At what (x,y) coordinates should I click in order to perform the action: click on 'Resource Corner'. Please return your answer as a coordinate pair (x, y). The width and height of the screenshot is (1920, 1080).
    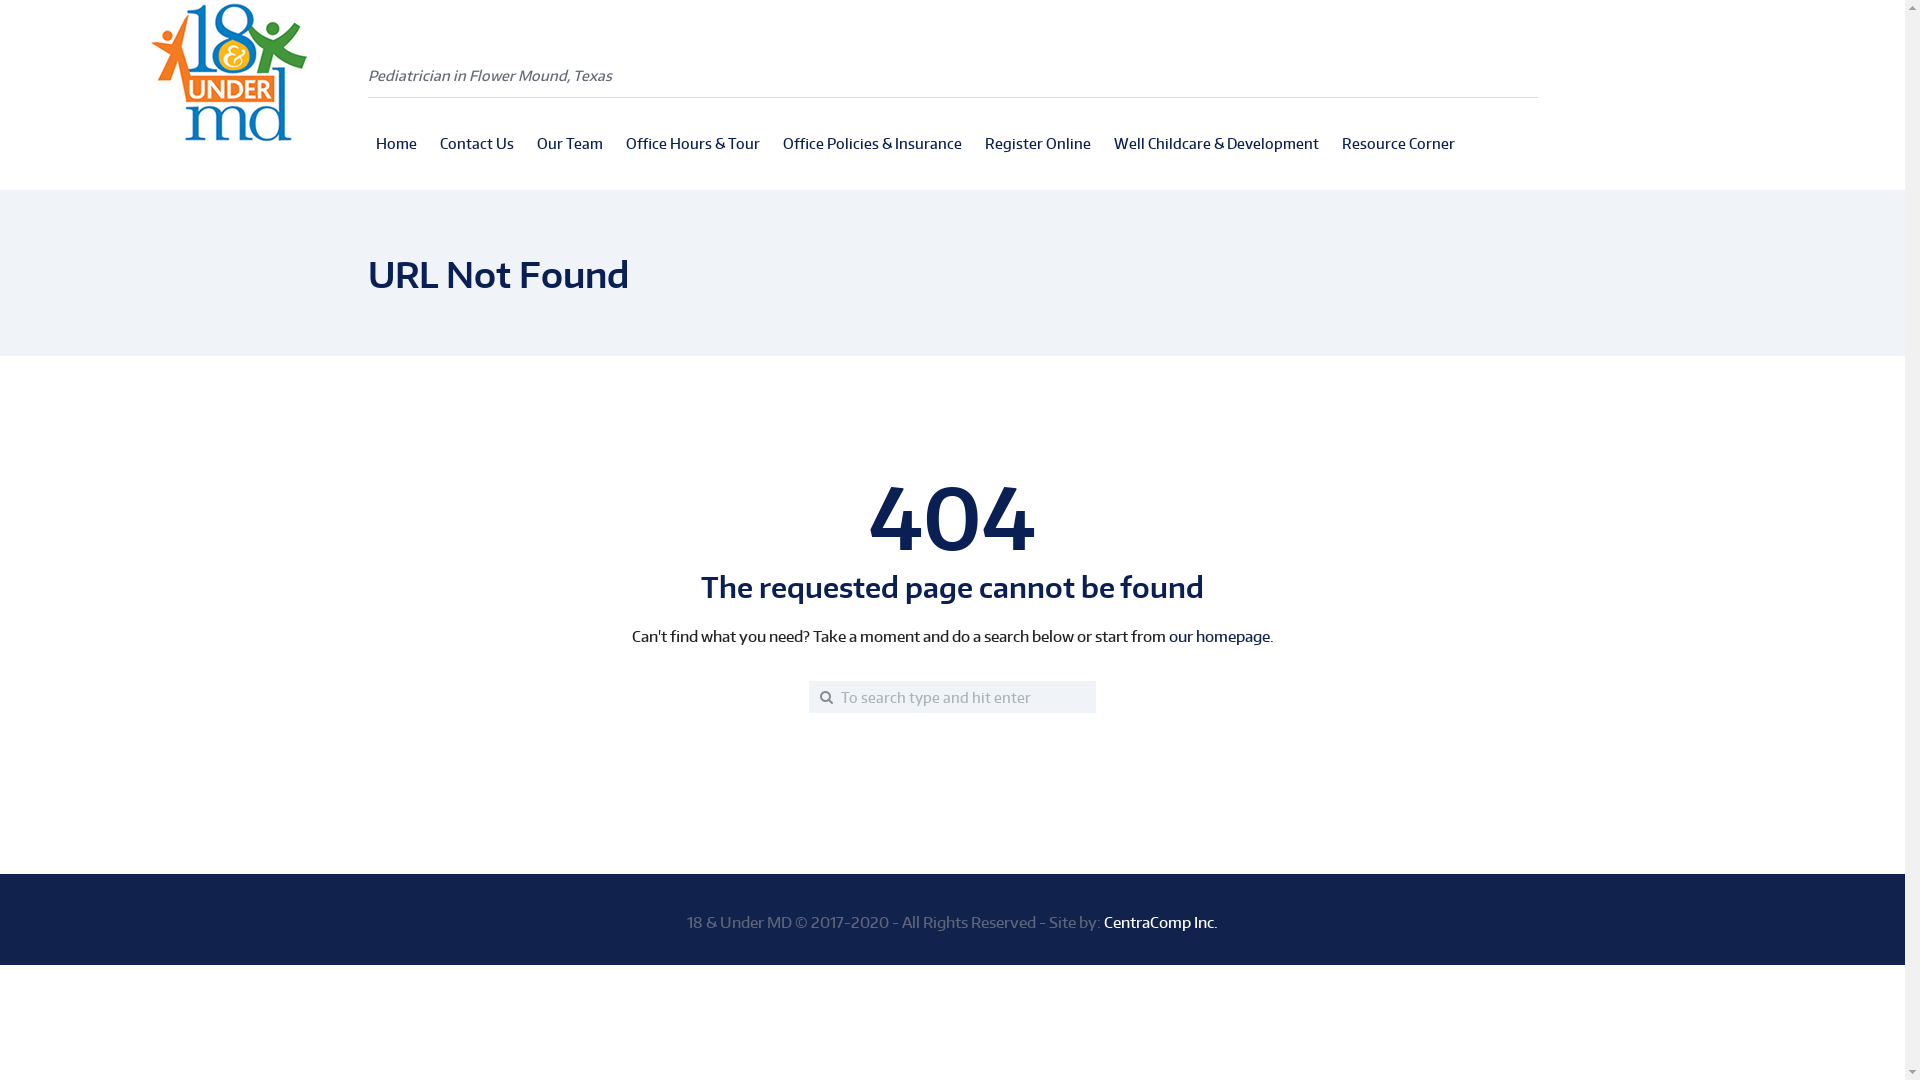
    Looking at the image, I should click on (1397, 142).